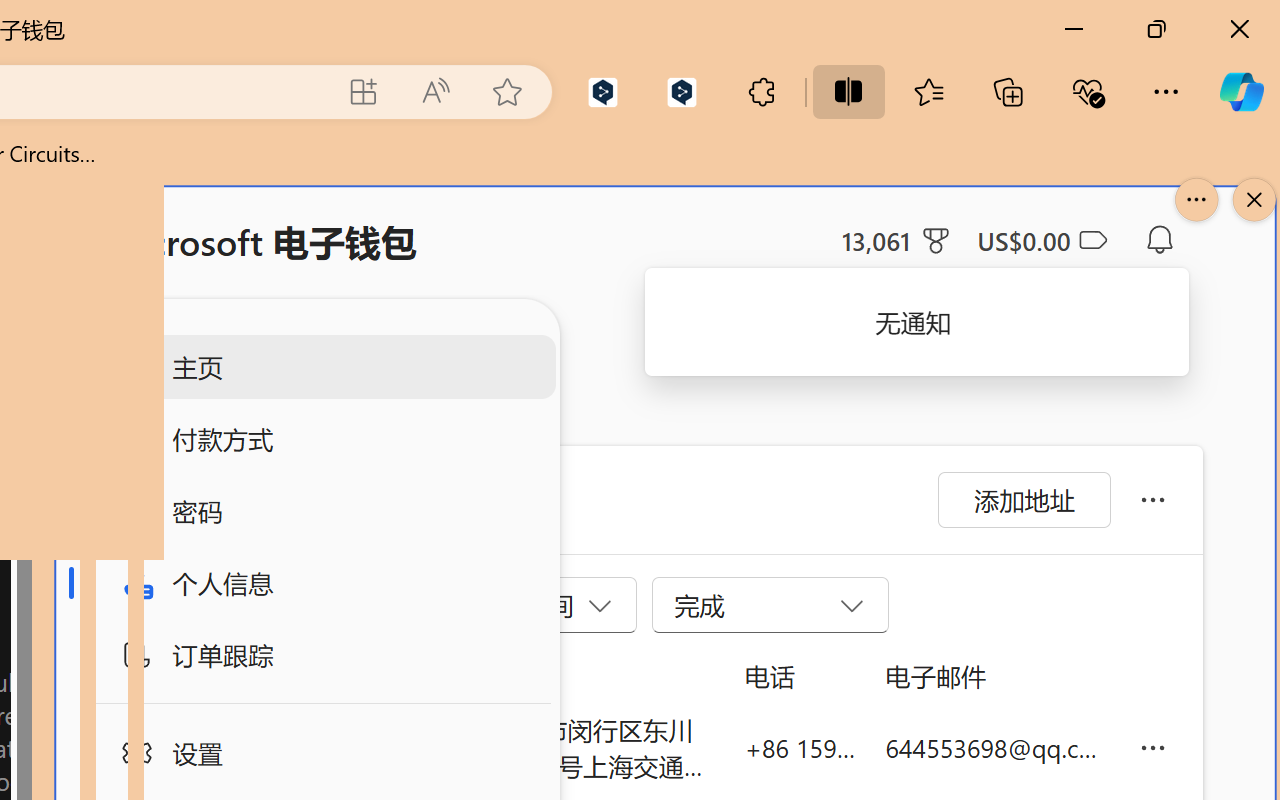 The height and width of the screenshot is (800, 1280). I want to click on '+86 159 0032 4640', so click(800, 747).